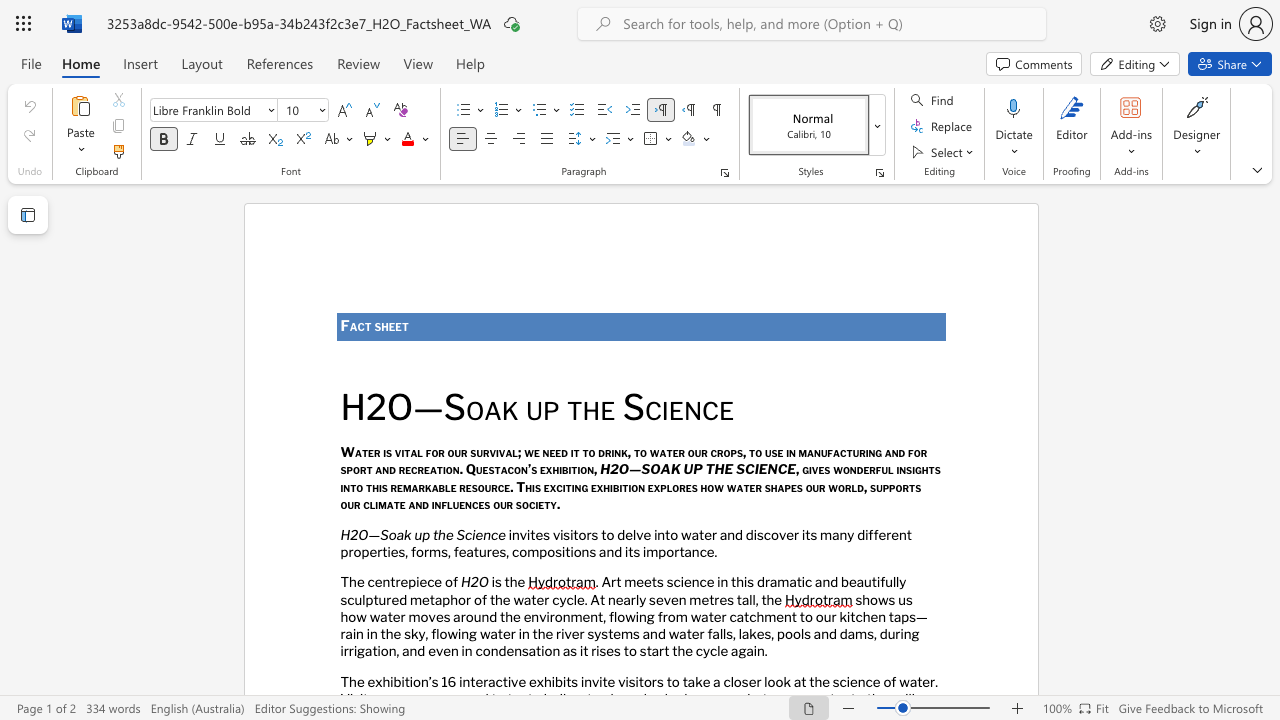 This screenshot has width=1280, height=720. Describe the element at coordinates (498, 533) in the screenshot. I see `the space between the continuous character "c" and "e" in the text` at that location.